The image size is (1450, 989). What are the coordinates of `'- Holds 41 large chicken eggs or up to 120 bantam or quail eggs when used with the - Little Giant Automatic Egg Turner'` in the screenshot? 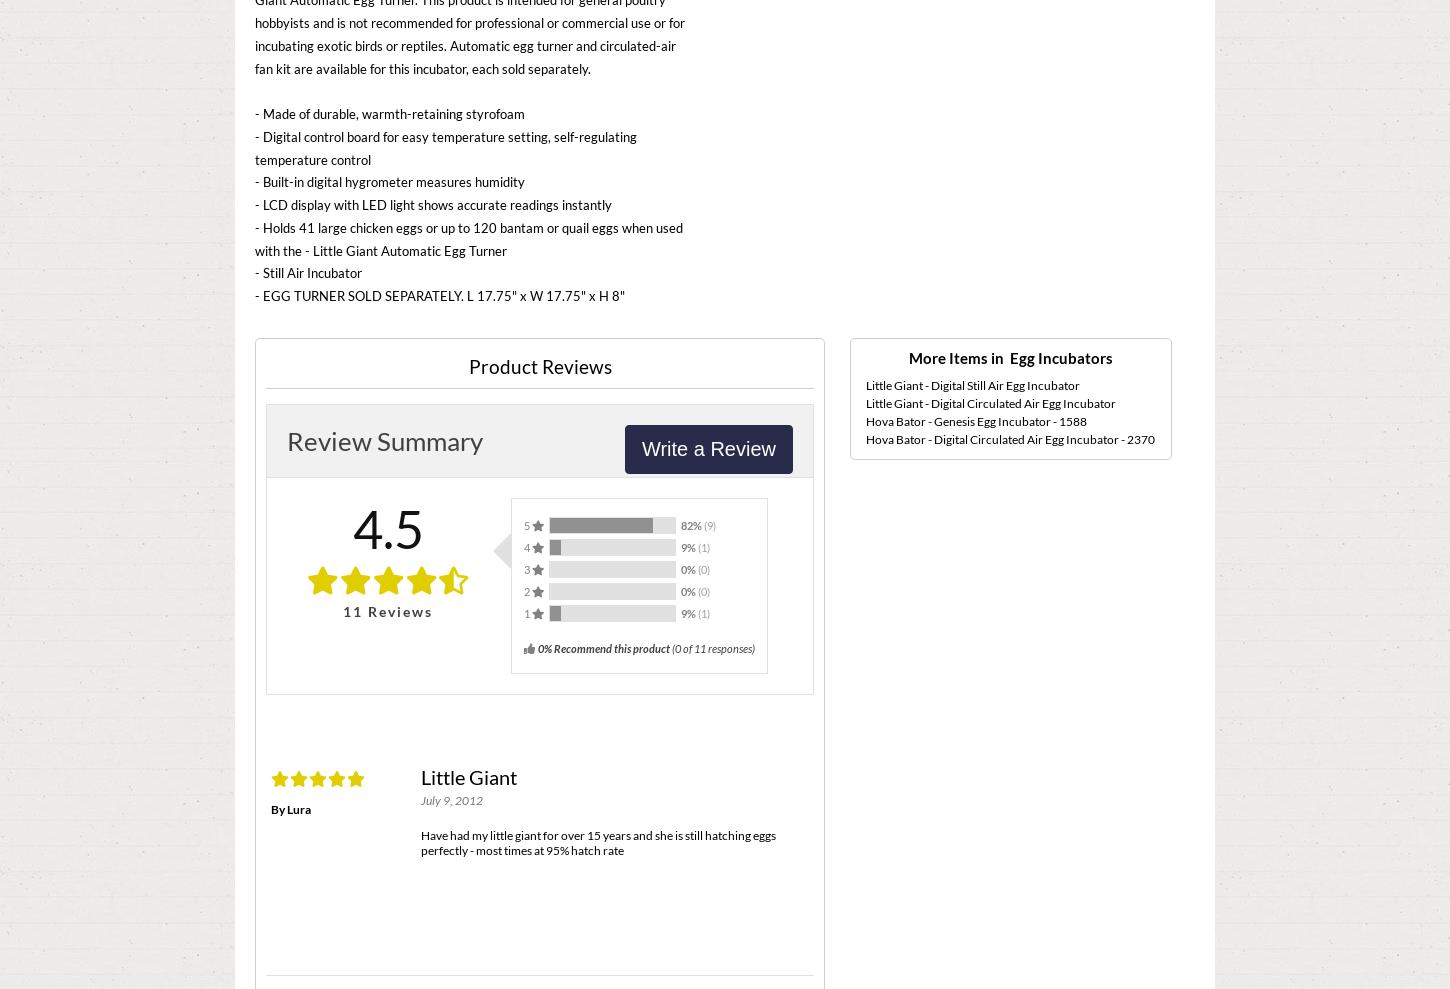 It's located at (467, 237).